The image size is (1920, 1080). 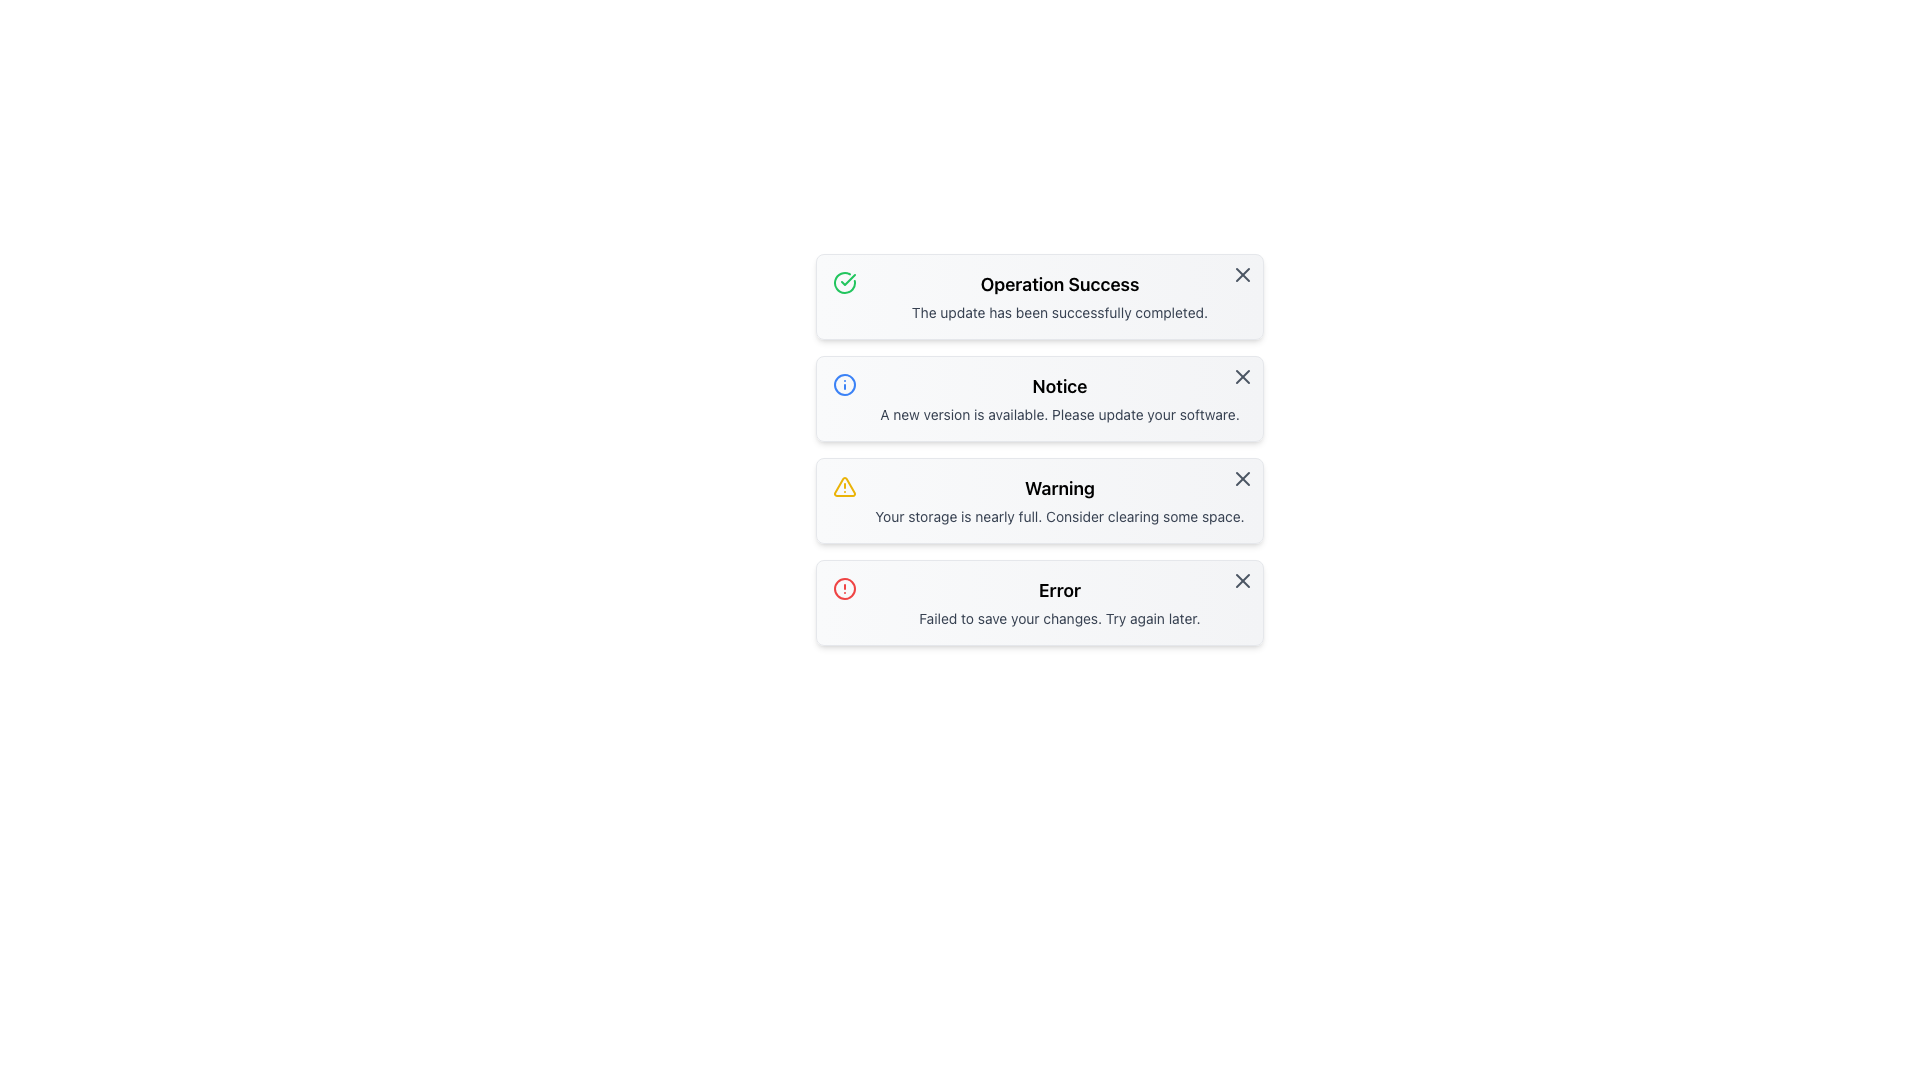 I want to click on the textual notification that reads 'A new version is available. Please update your software.' located under the 'Notice' section with a blue icon, so click(x=1059, y=414).